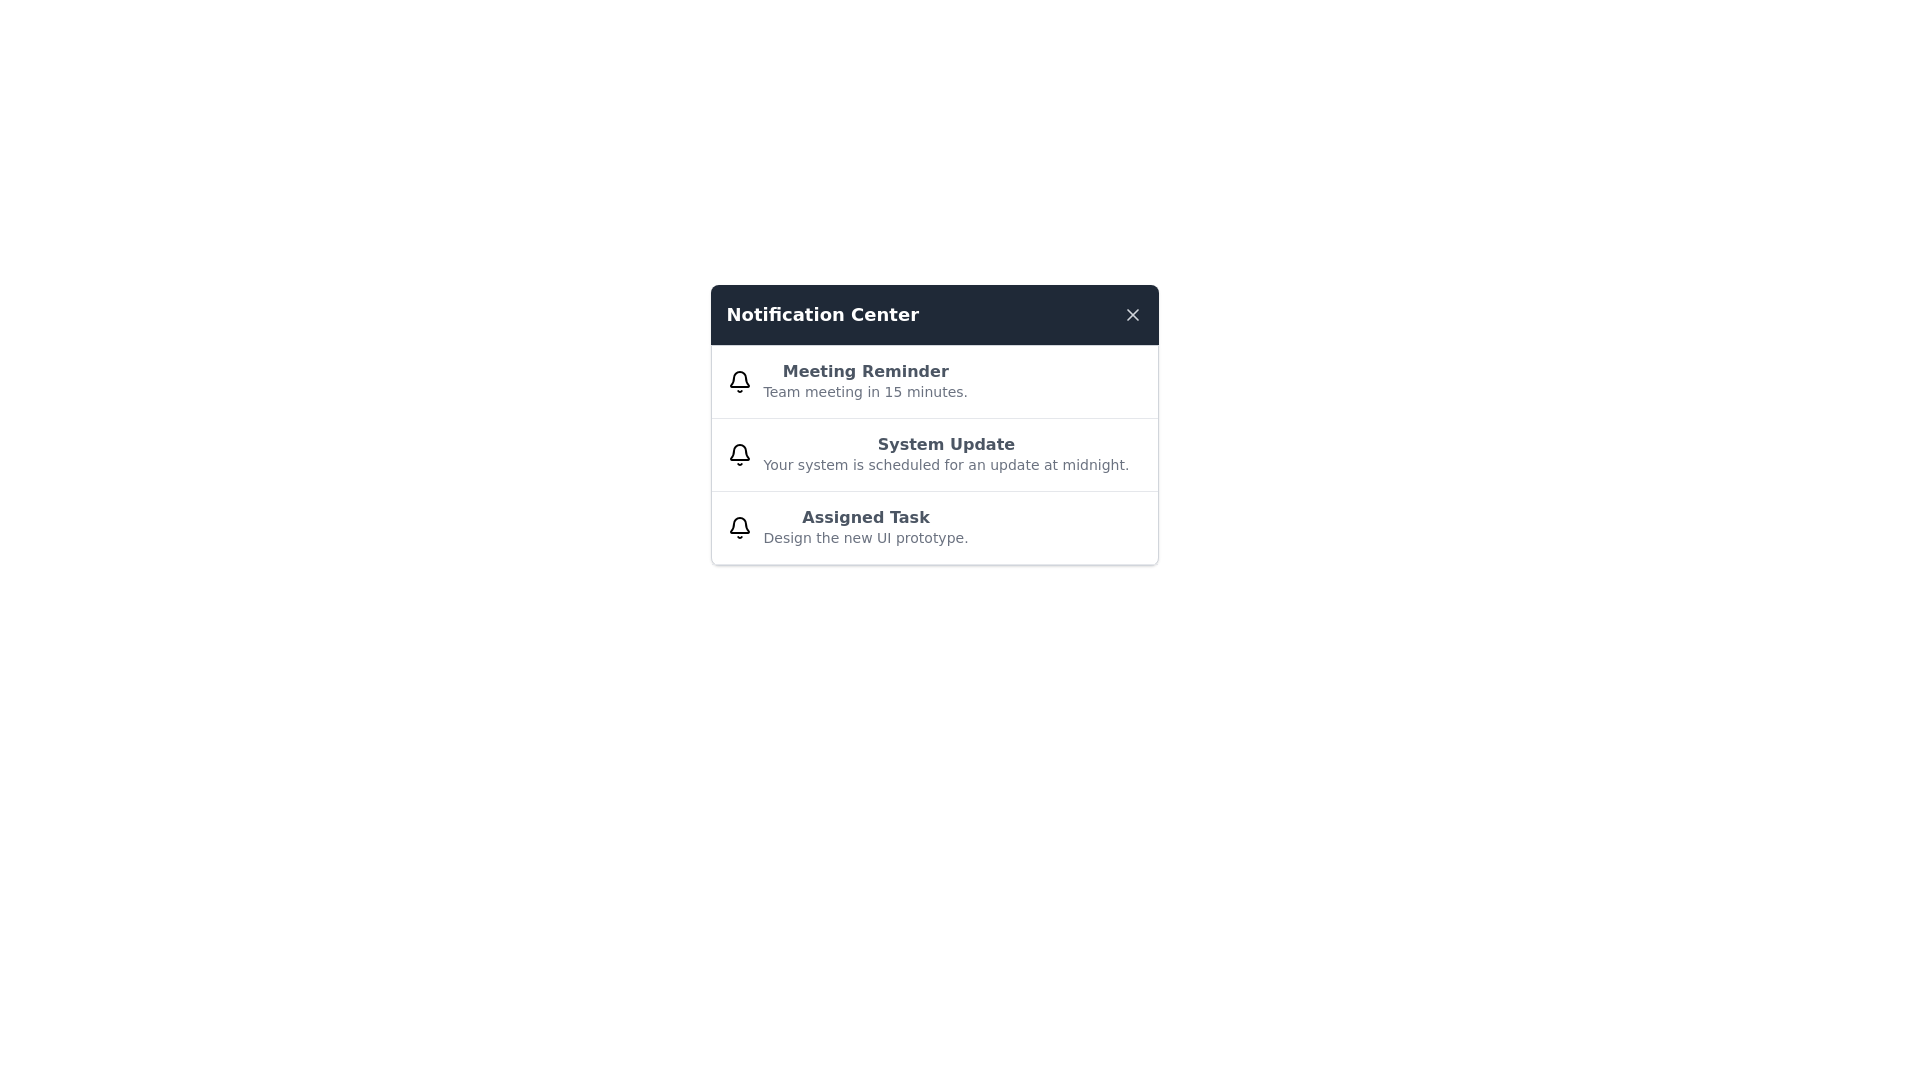 Image resolution: width=1920 pixels, height=1080 pixels. I want to click on the static informational text that reads 'Your system is scheduled for an update at midnight.' which is styled in gray font and located below the 'System Update' header in the Notification Center, so click(945, 465).